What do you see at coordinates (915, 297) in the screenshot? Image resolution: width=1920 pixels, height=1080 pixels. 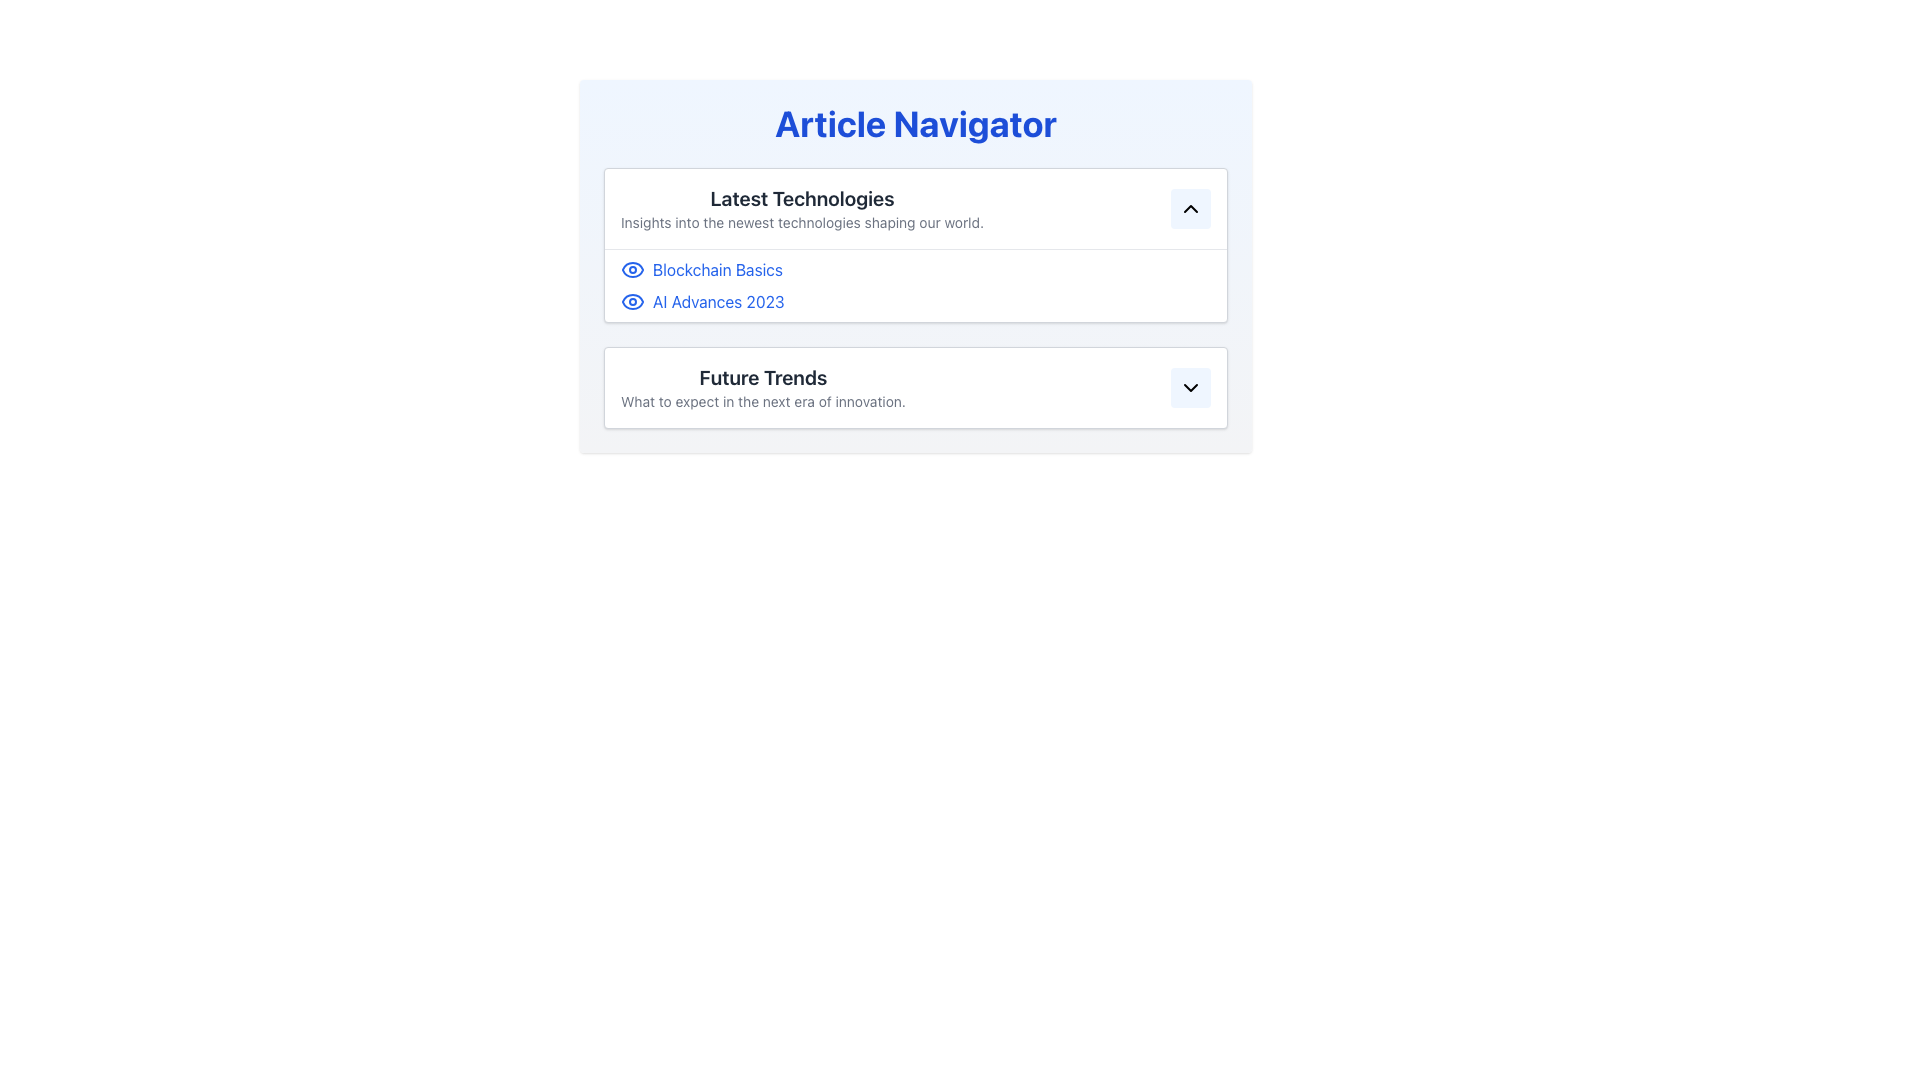 I see `the sub-items within the 'Latest Technologies' collapsible panel, which is the first collapsible section under the 'Article Navigator.'` at bounding box center [915, 297].